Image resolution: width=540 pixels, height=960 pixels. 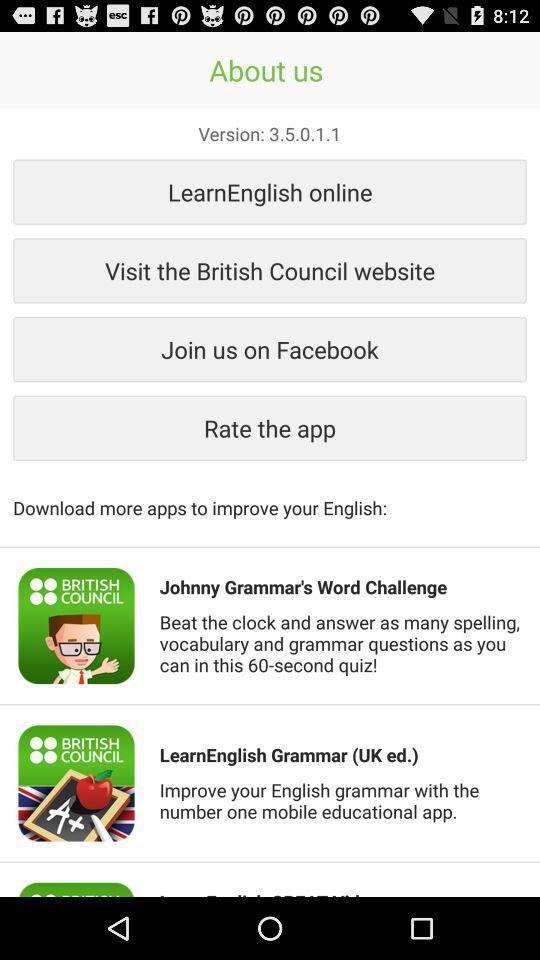 I want to click on the item below the rate the app item, so click(x=270, y=496).